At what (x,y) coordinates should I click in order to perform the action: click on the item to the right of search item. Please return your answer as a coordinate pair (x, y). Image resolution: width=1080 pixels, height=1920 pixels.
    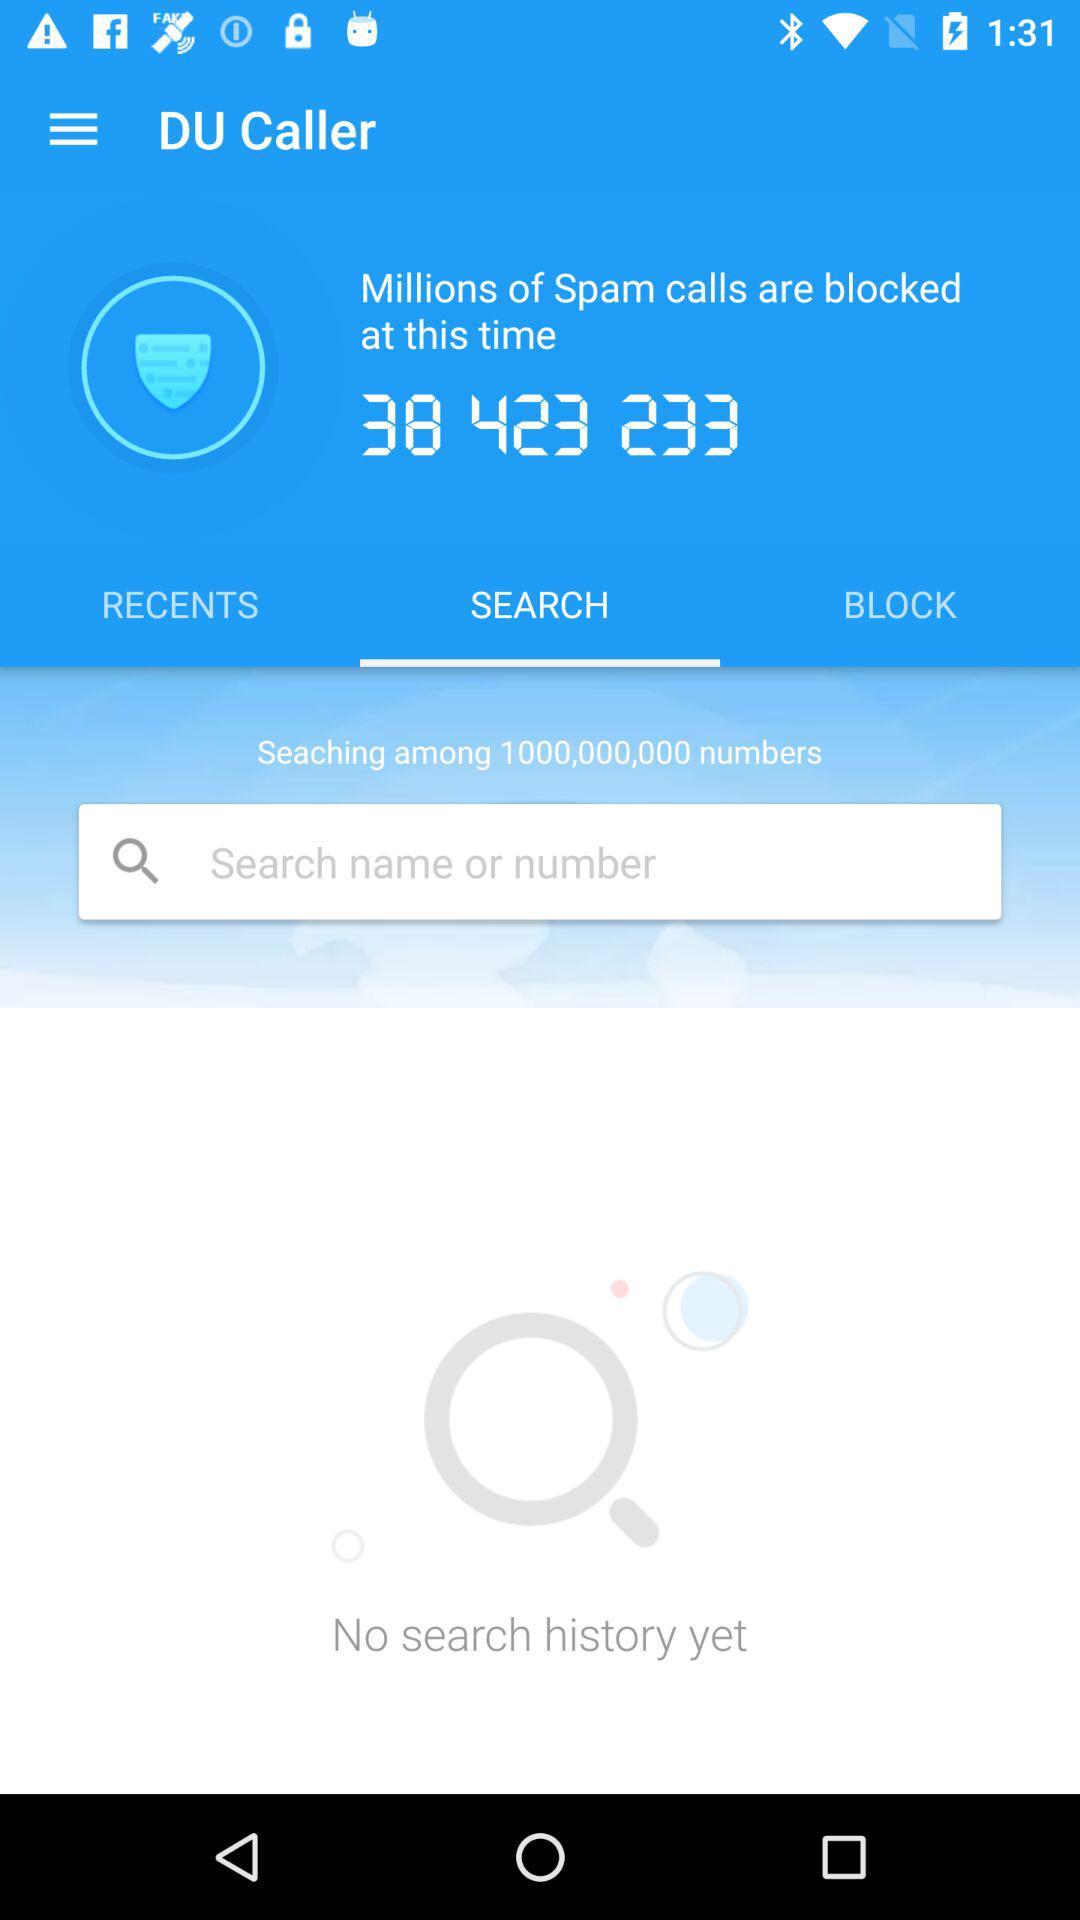
    Looking at the image, I should click on (898, 602).